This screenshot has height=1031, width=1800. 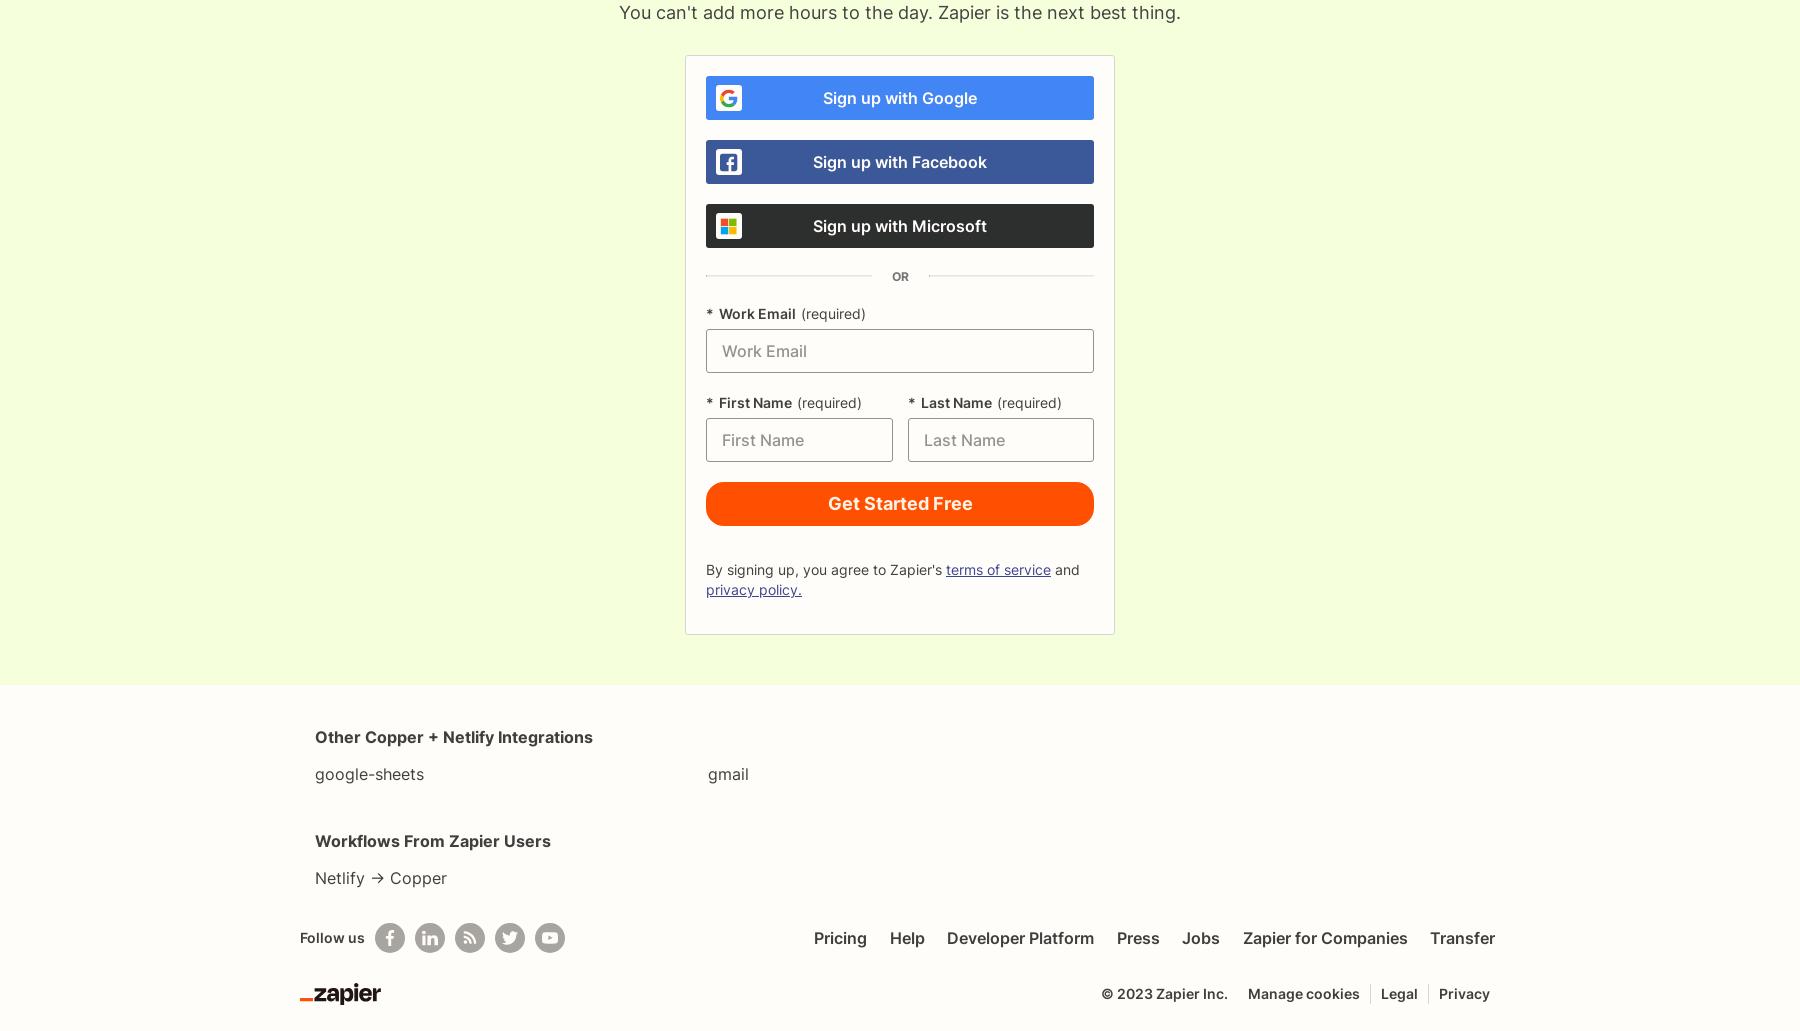 What do you see at coordinates (314, 772) in the screenshot?
I see `'google-sheets'` at bounding box center [314, 772].